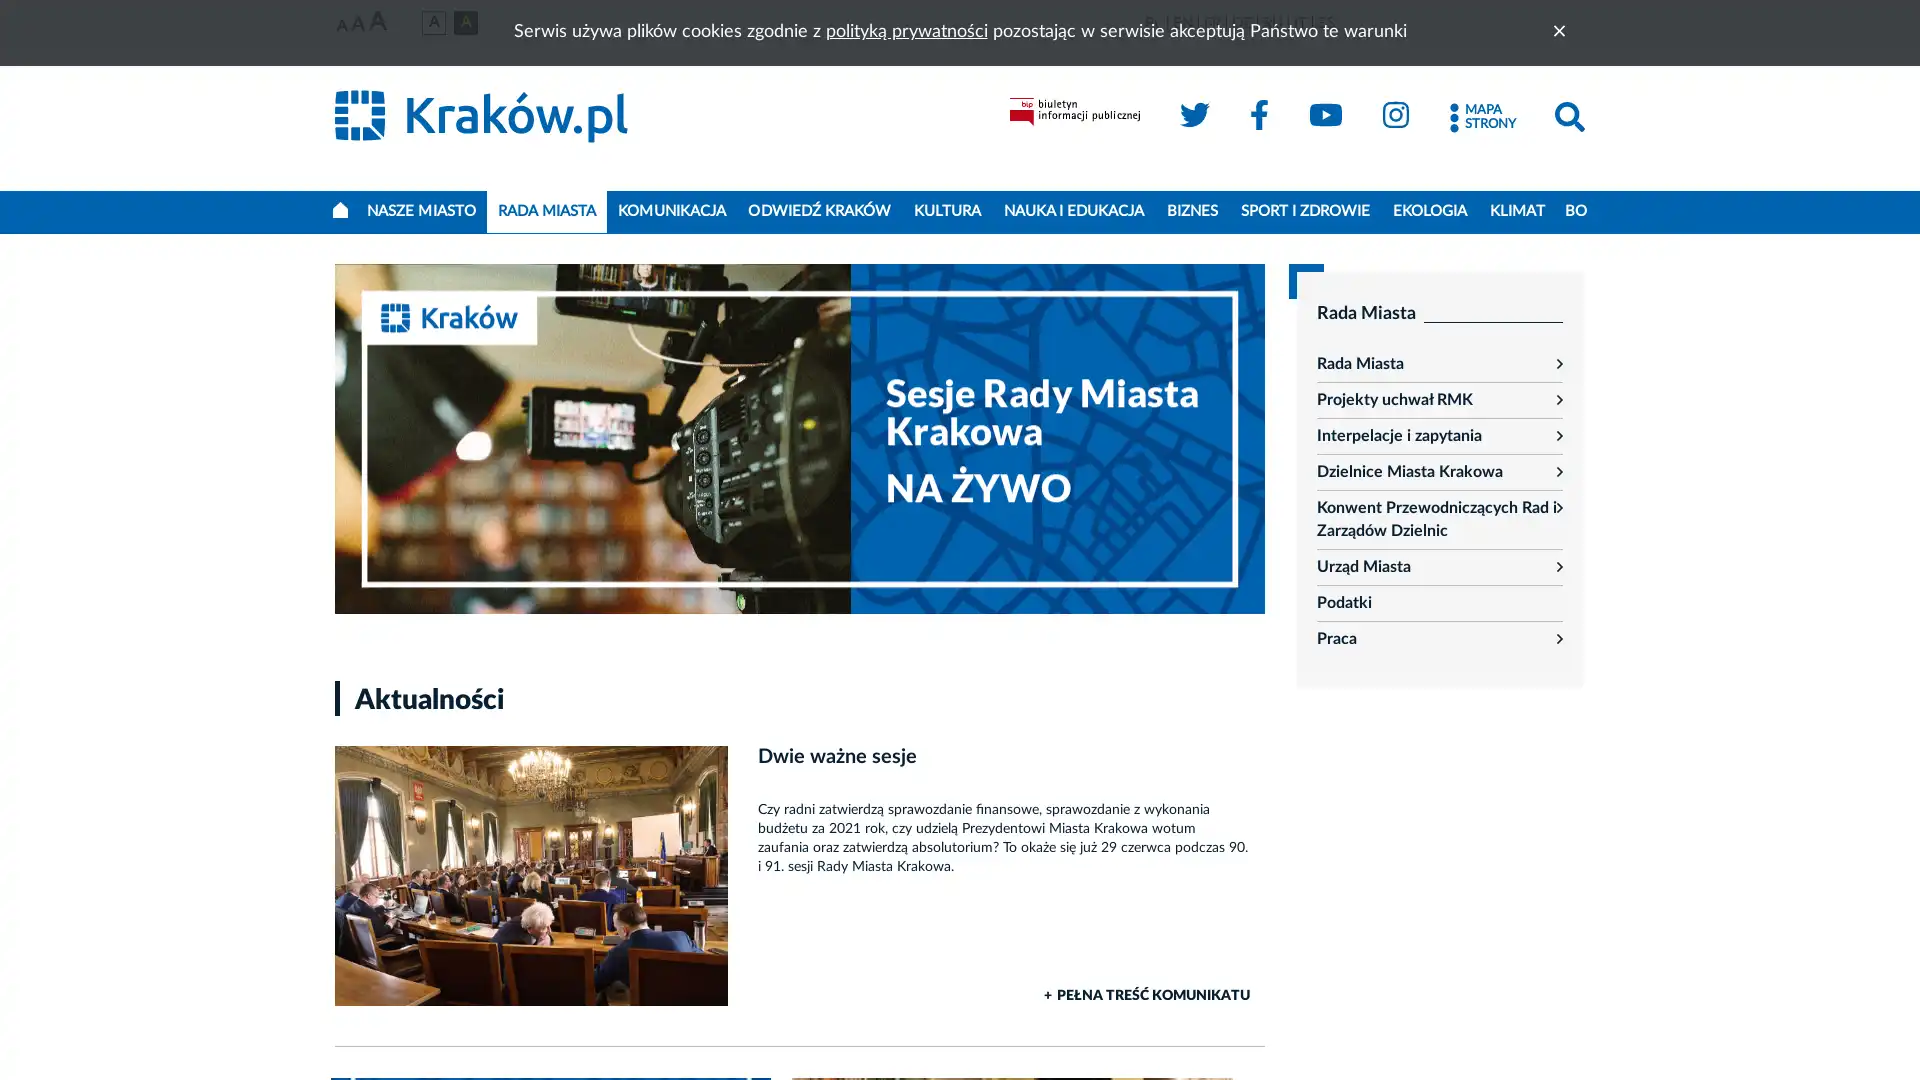  What do you see at coordinates (341, 26) in the screenshot?
I see `Najmniejsza czcionka` at bounding box center [341, 26].